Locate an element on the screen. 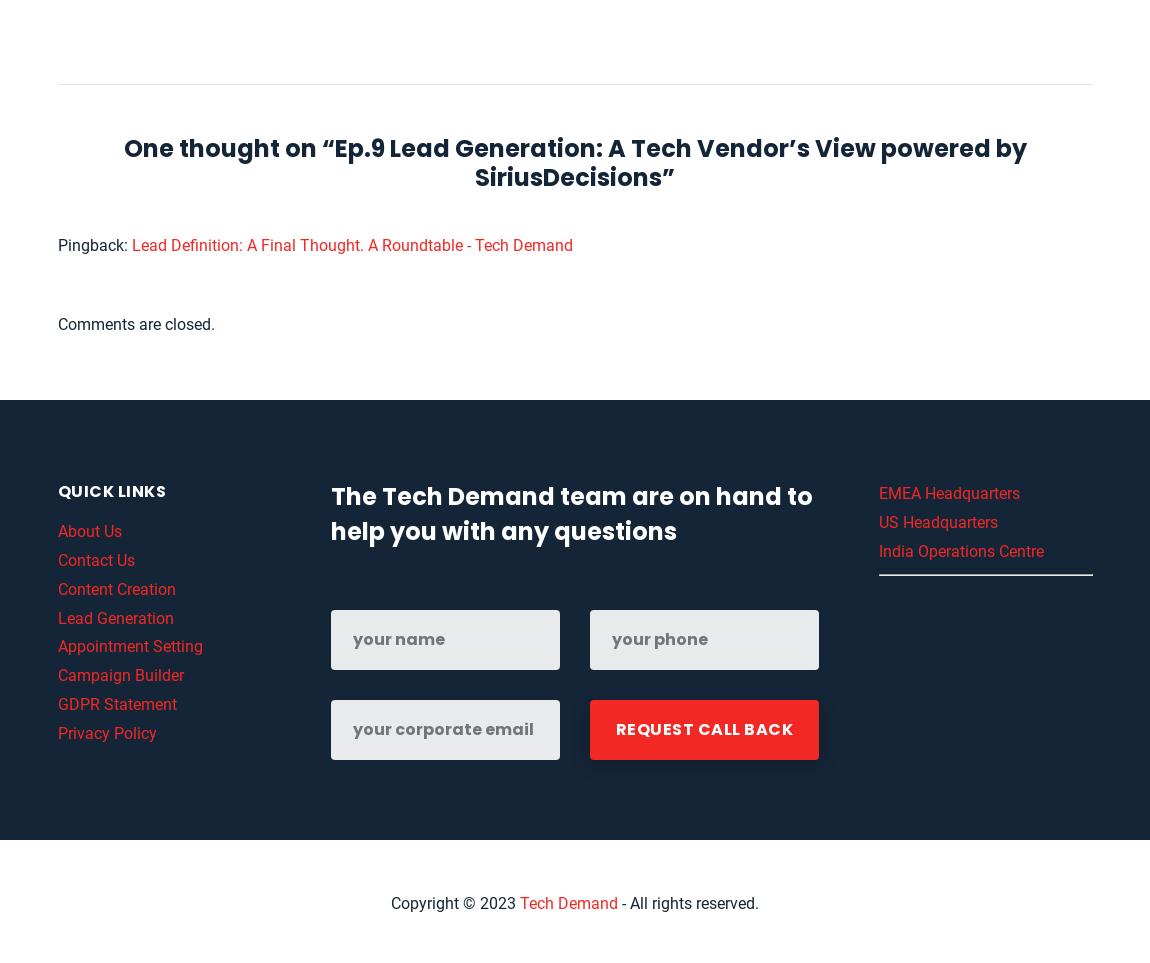  'The Tech Demand team are on hand to help you with any questions' is located at coordinates (330, 513).